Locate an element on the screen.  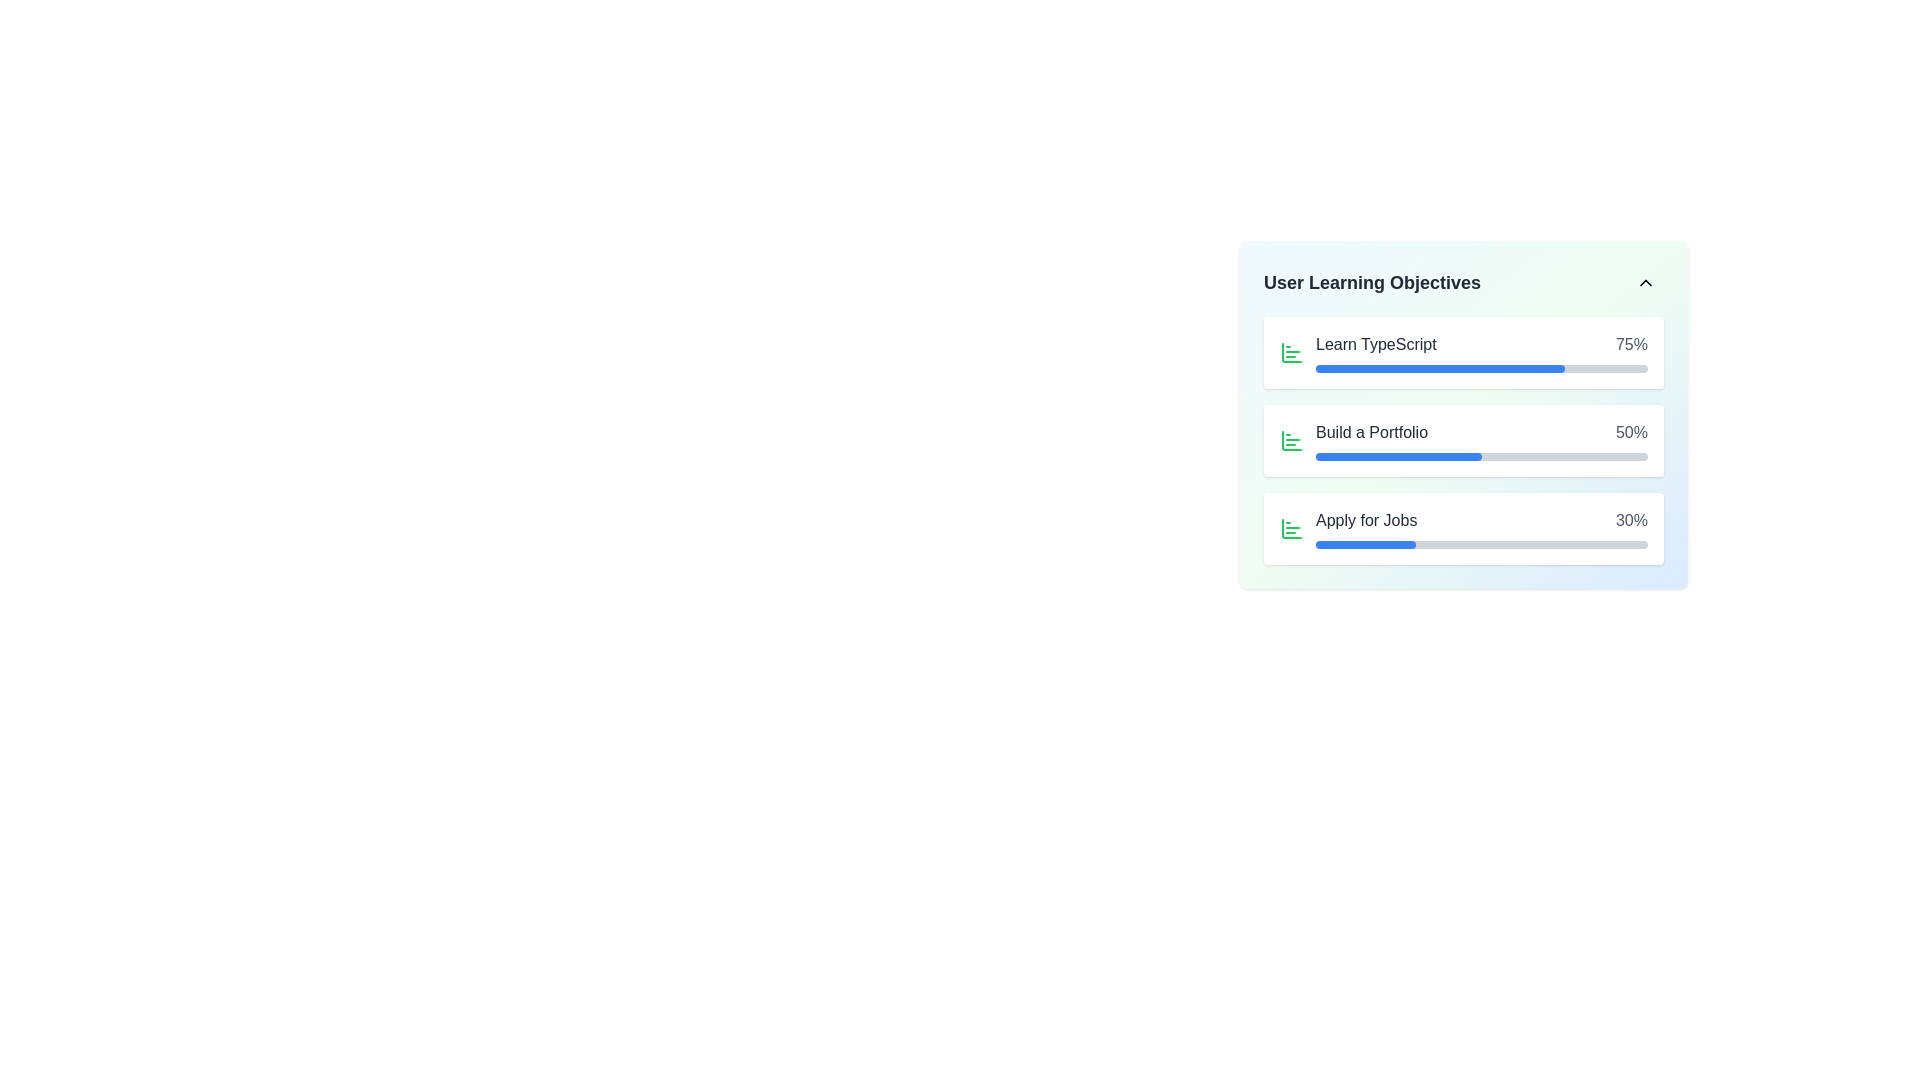
the ProgressIndicator showing 50% completion for the objective 'Build a Portfolio', which is the second item under 'User Learning Objectives' is located at coordinates (1464, 439).